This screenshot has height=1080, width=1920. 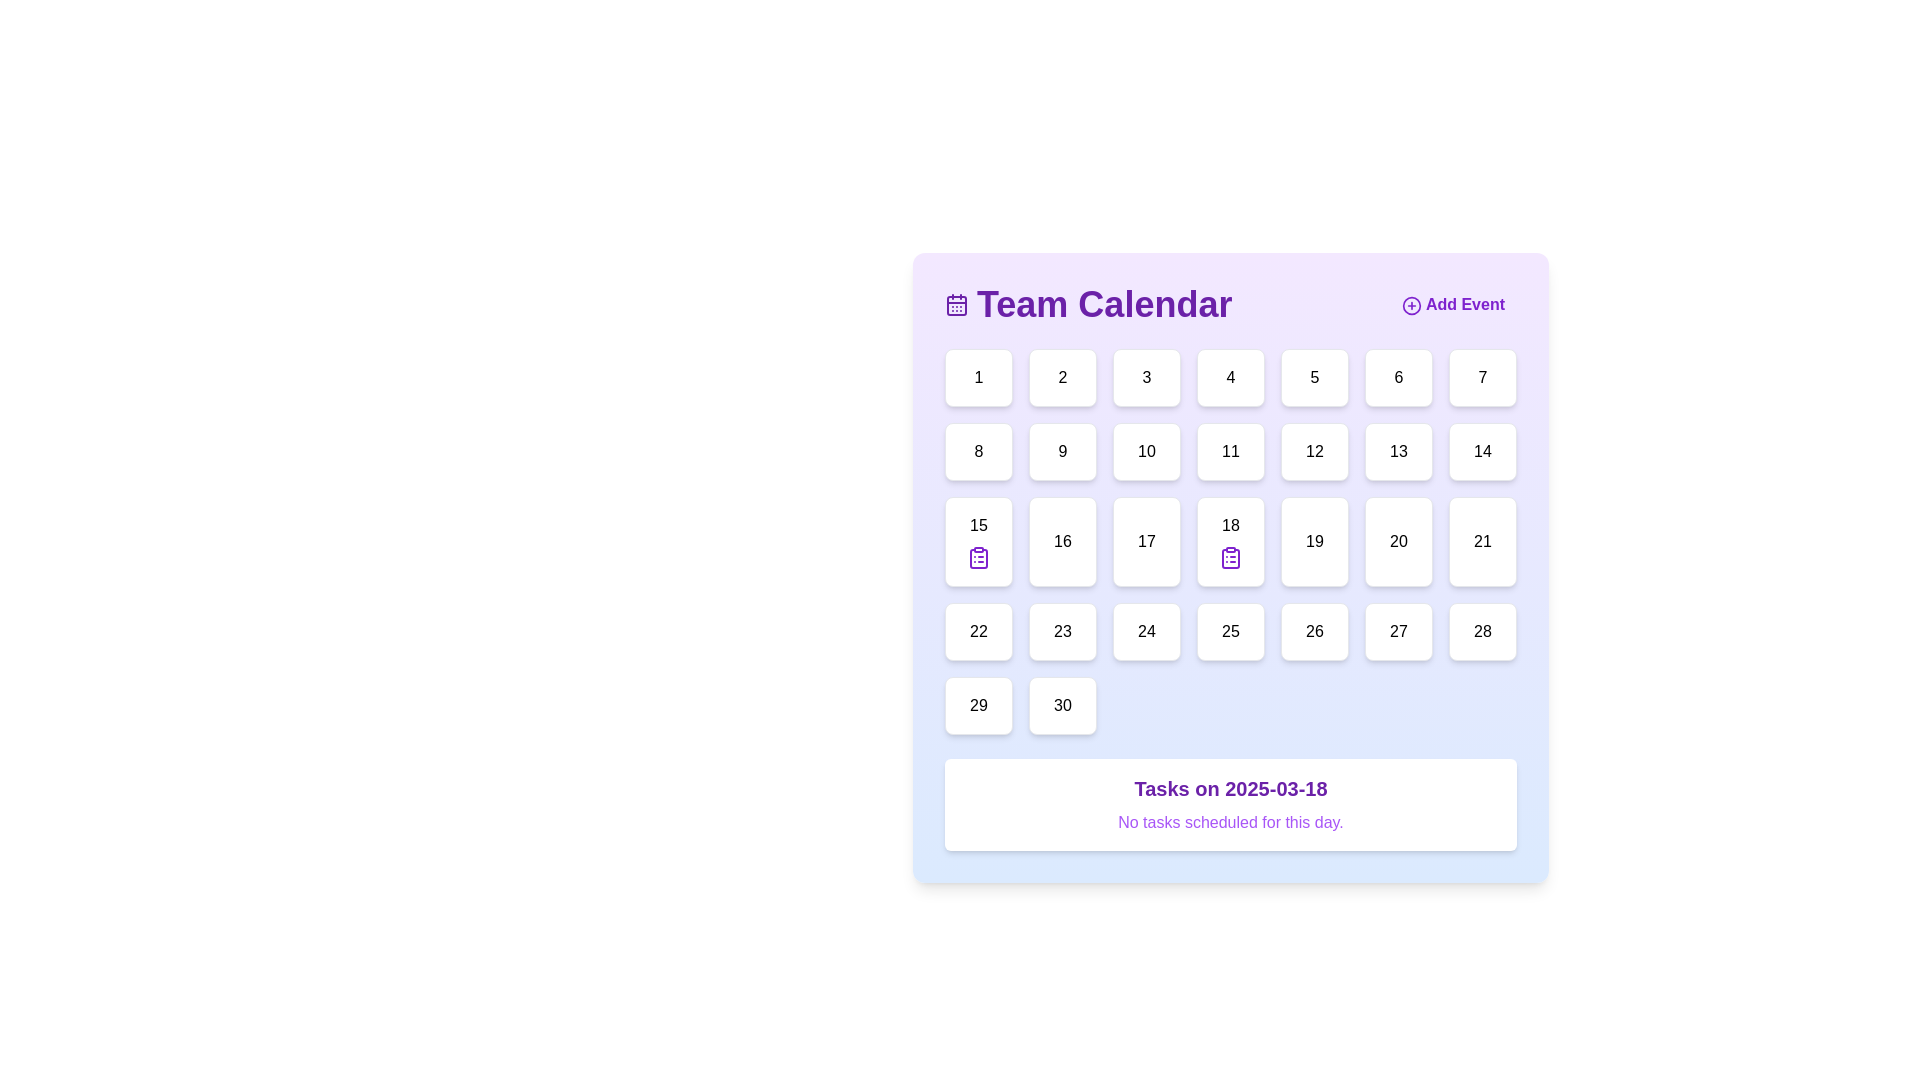 What do you see at coordinates (1061, 704) in the screenshot?
I see `the white square button with rounded corners containing the number '30' in black text` at bounding box center [1061, 704].